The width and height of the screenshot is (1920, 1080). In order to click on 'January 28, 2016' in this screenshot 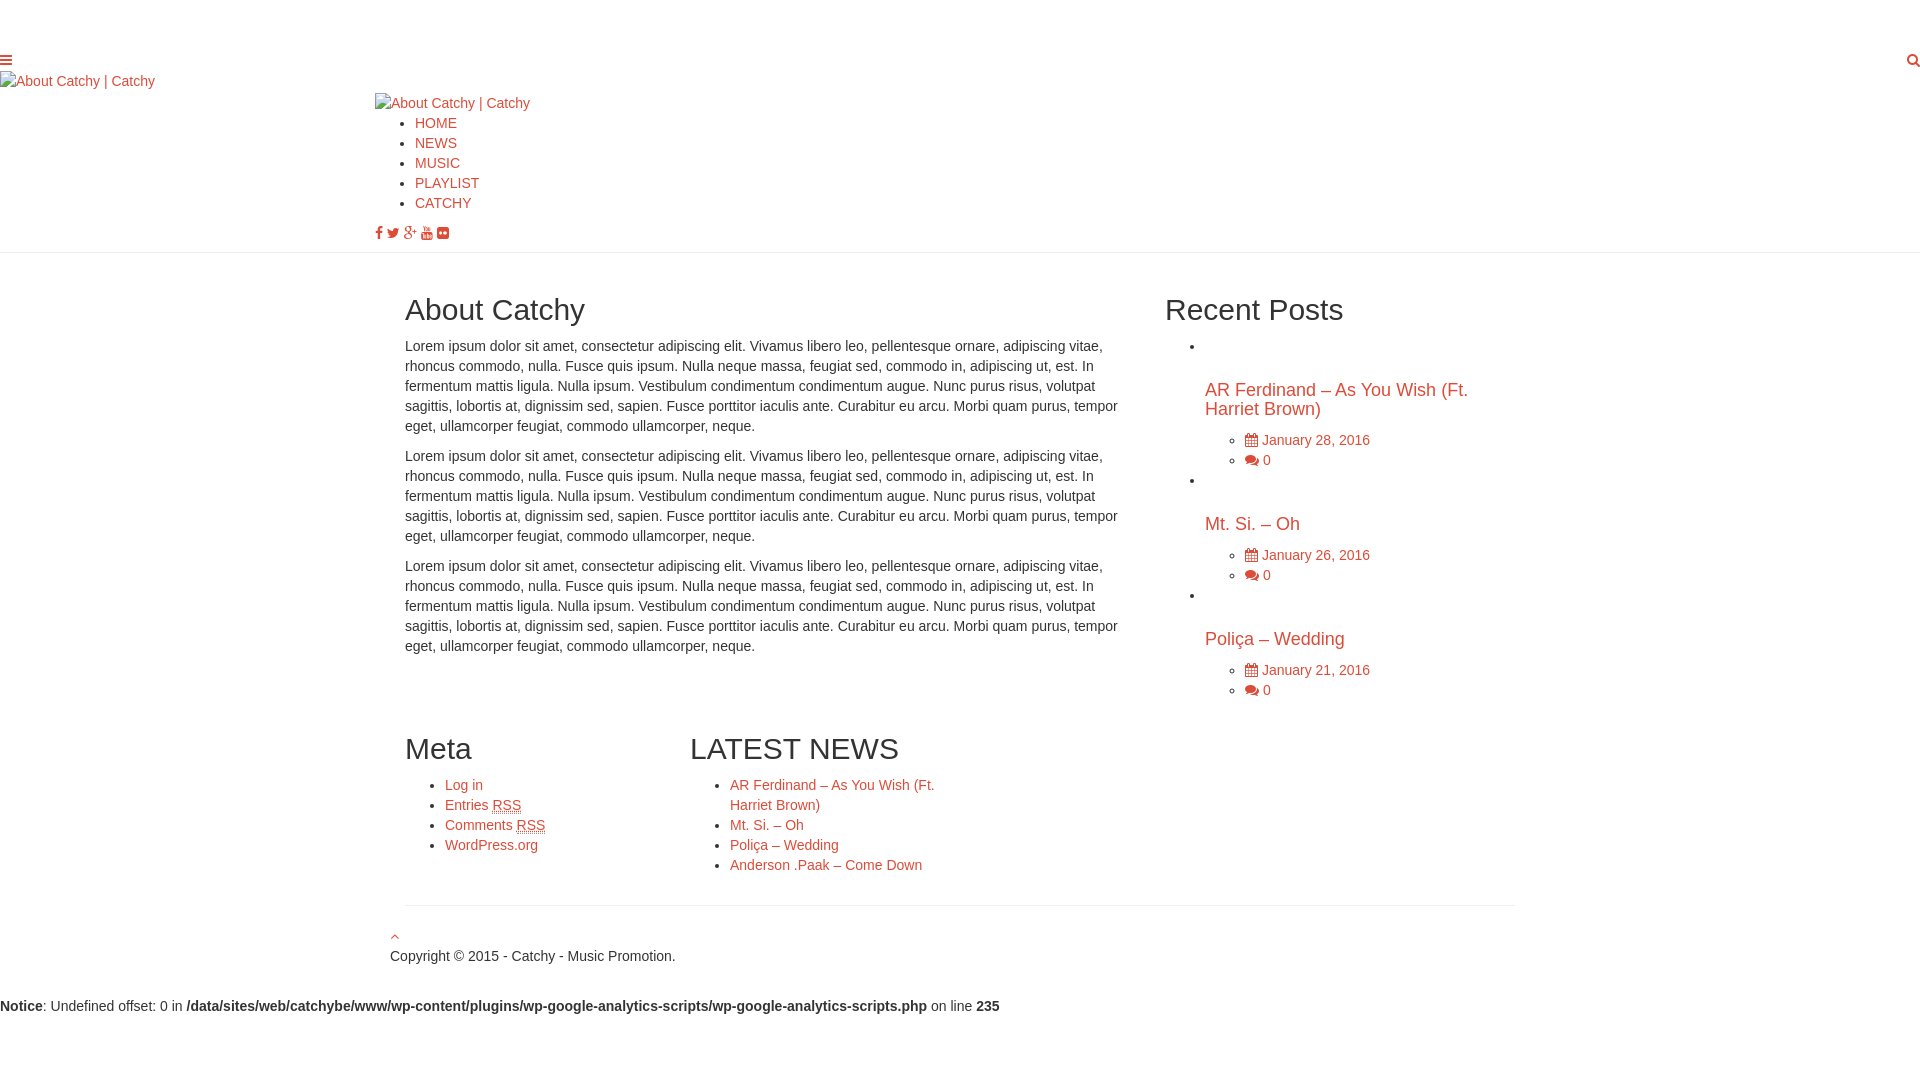, I will do `click(1243, 438)`.